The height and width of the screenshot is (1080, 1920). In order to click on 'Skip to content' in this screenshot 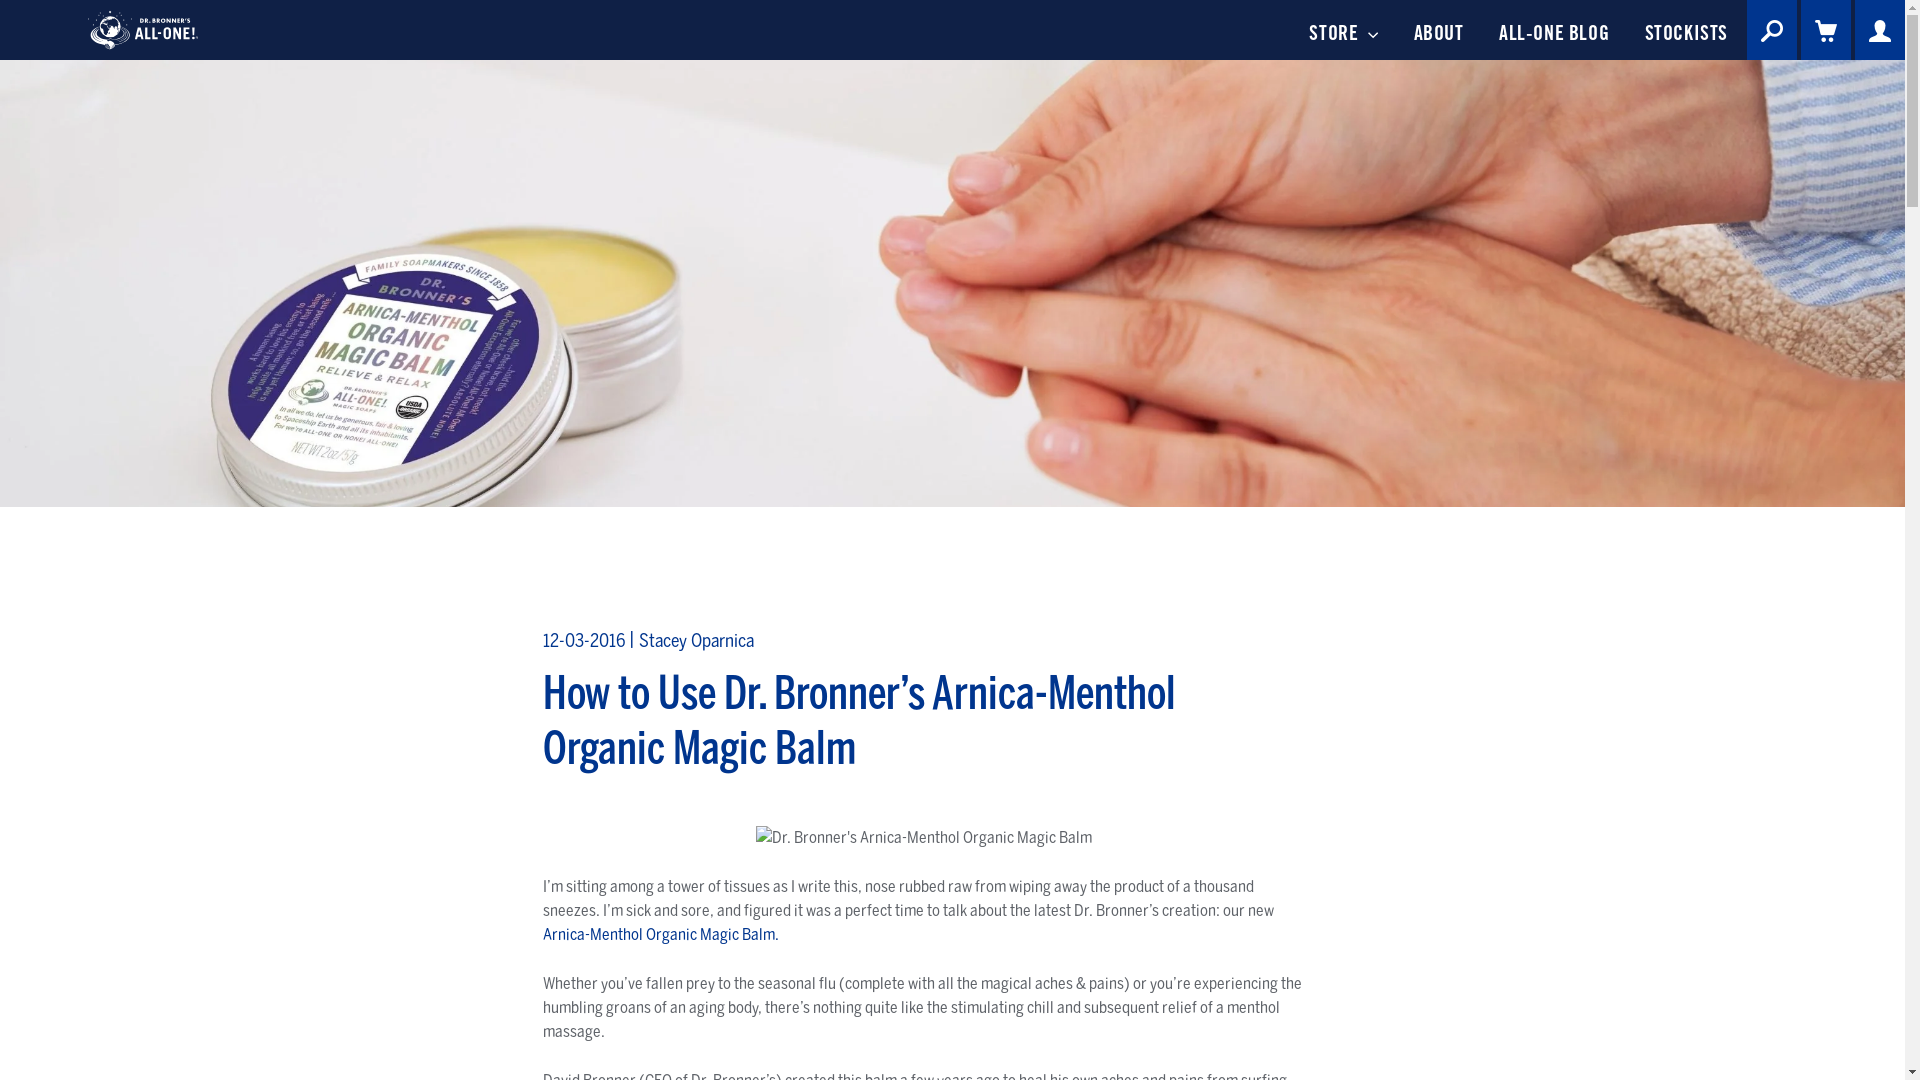, I will do `click(0, 0)`.